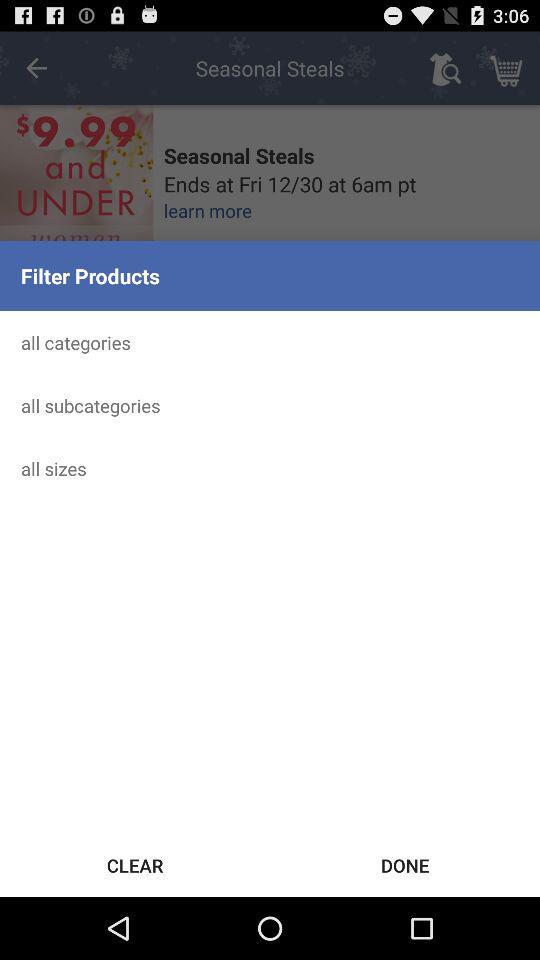 This screenshot has height=960, width=540. What do you see at coordinates (135, 864) in the screenshot?
I see `the clear` at bounding box center [135, 864].